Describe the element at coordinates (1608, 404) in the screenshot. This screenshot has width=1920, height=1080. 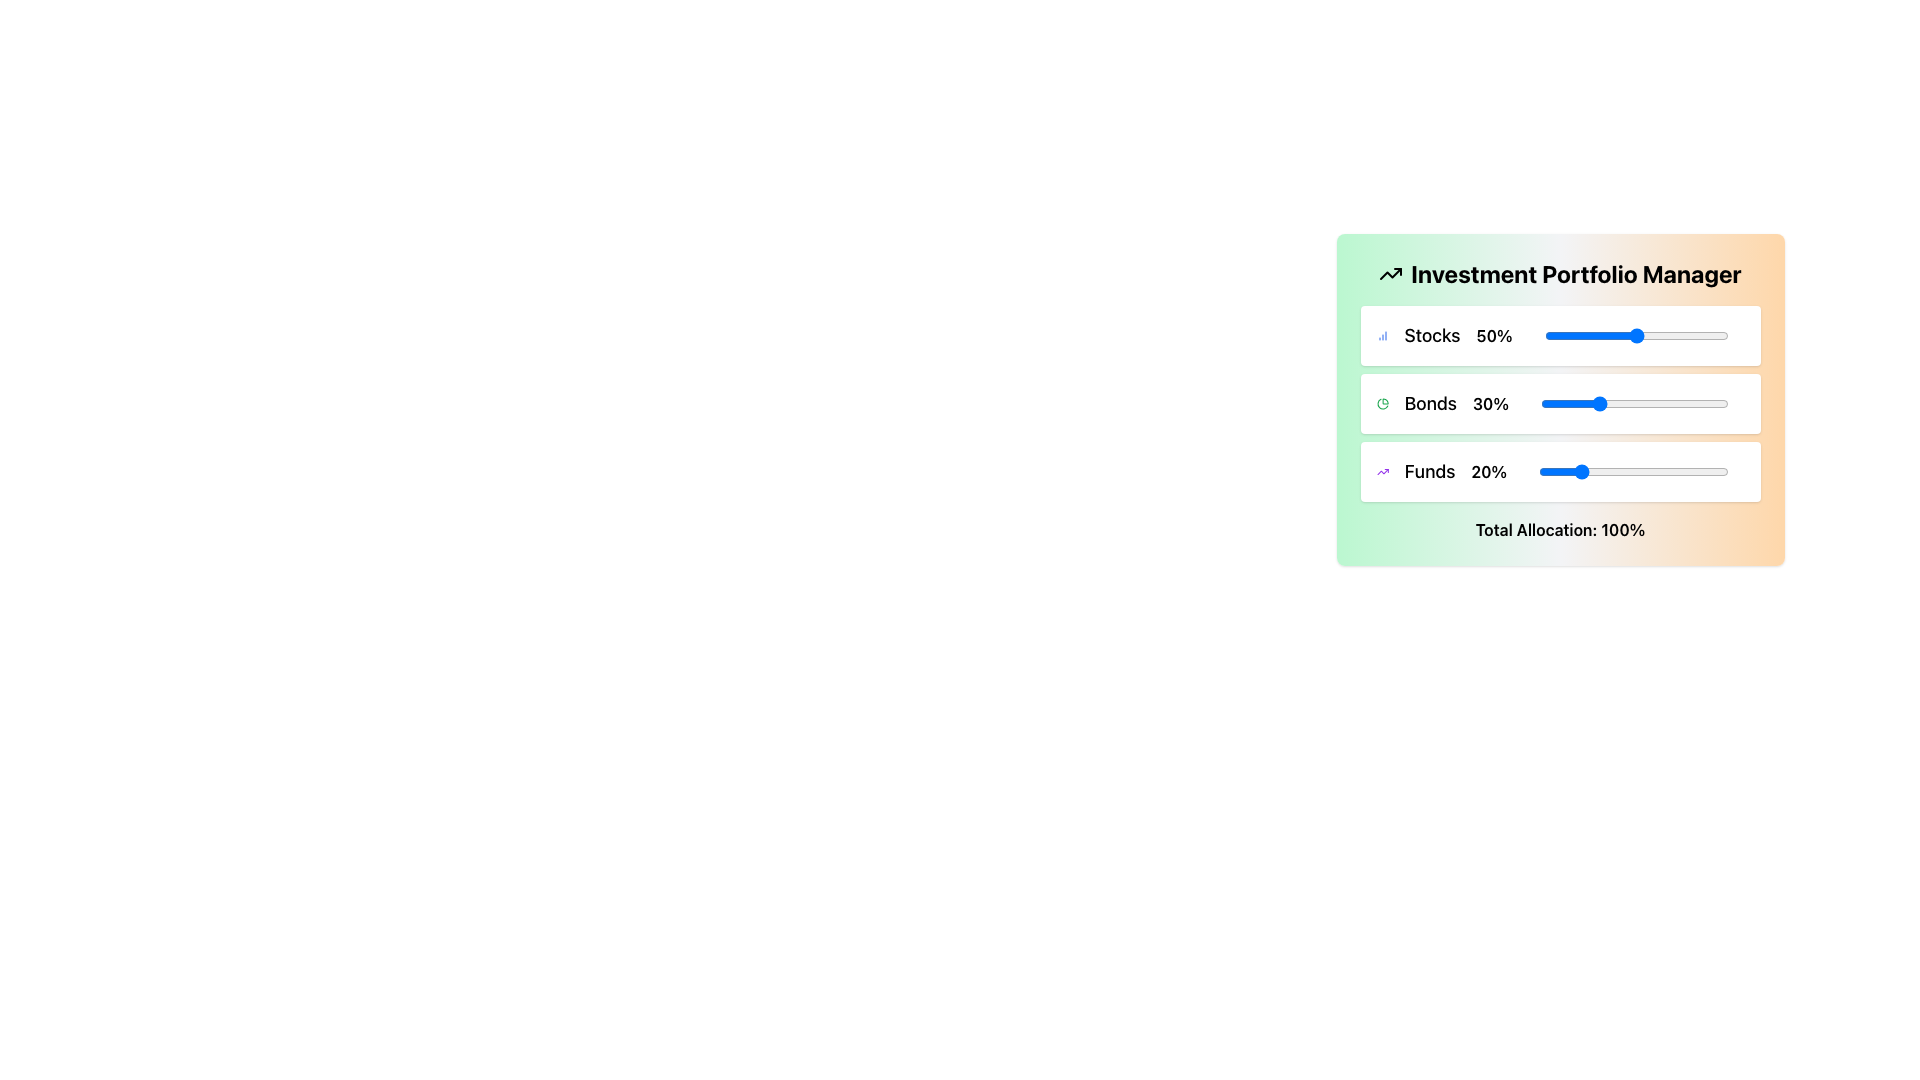
I see `the 'Bonds' allocation` at that location.